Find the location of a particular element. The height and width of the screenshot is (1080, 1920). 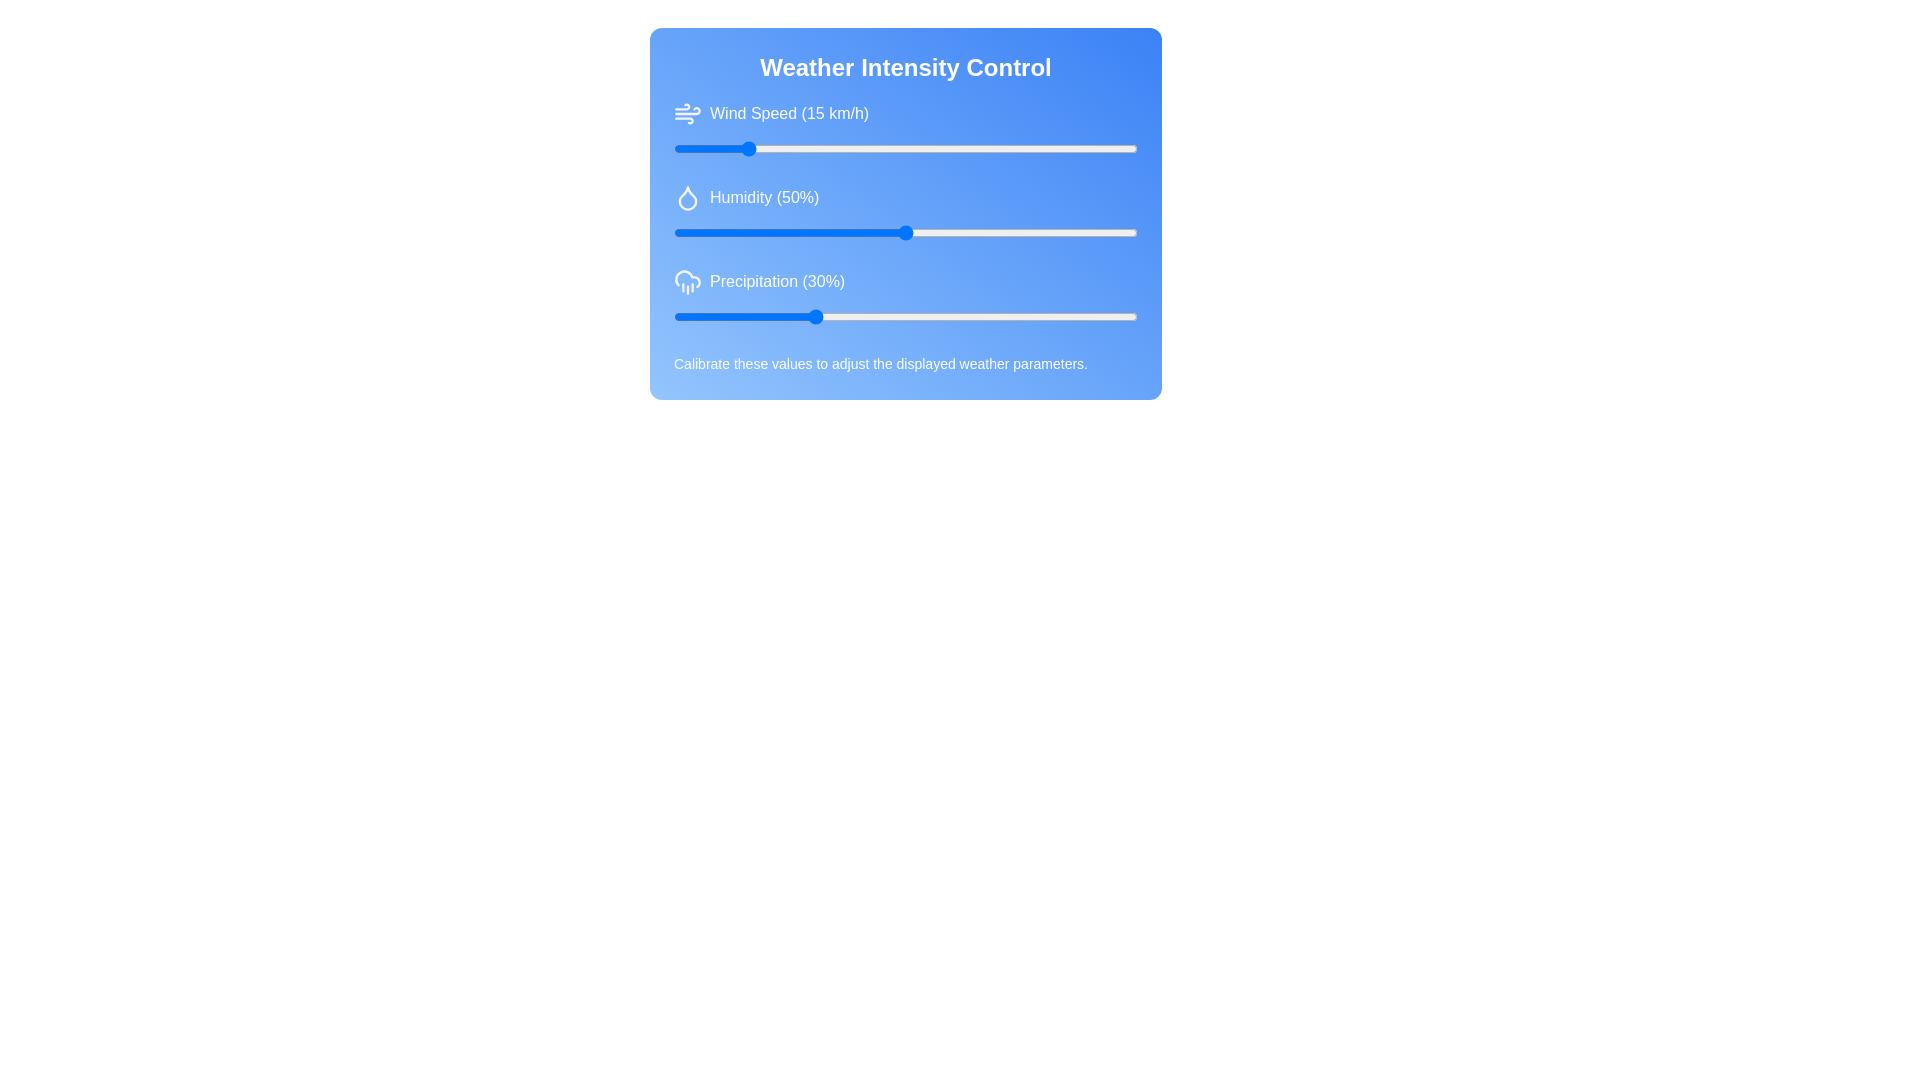

the wind speed is located at coordinates (914, 148).